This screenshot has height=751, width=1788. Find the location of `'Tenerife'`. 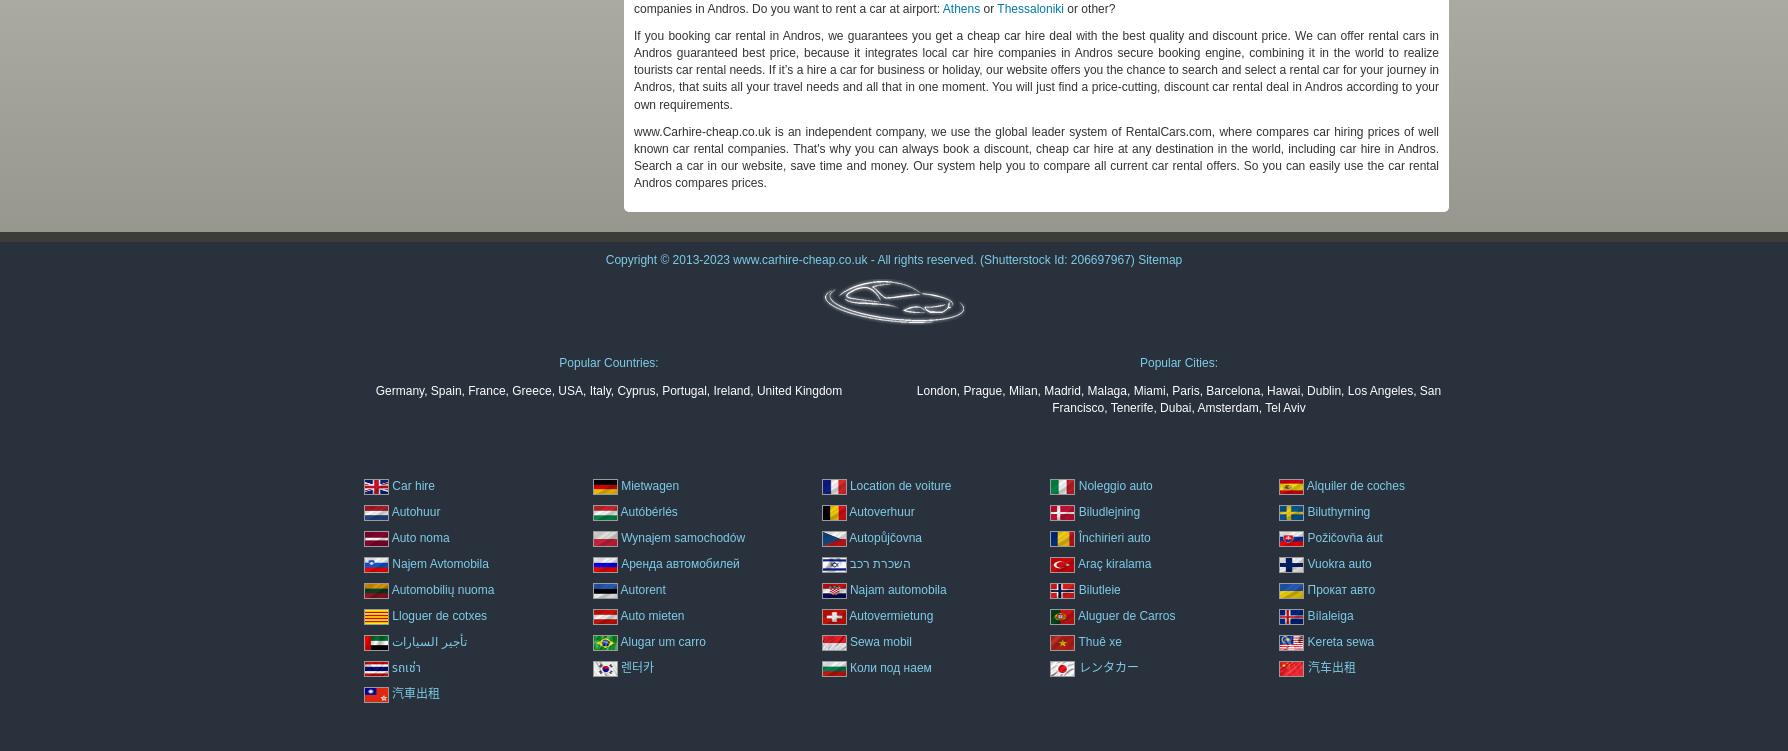

'Tenerife' is located at coordinates (1130, 405).